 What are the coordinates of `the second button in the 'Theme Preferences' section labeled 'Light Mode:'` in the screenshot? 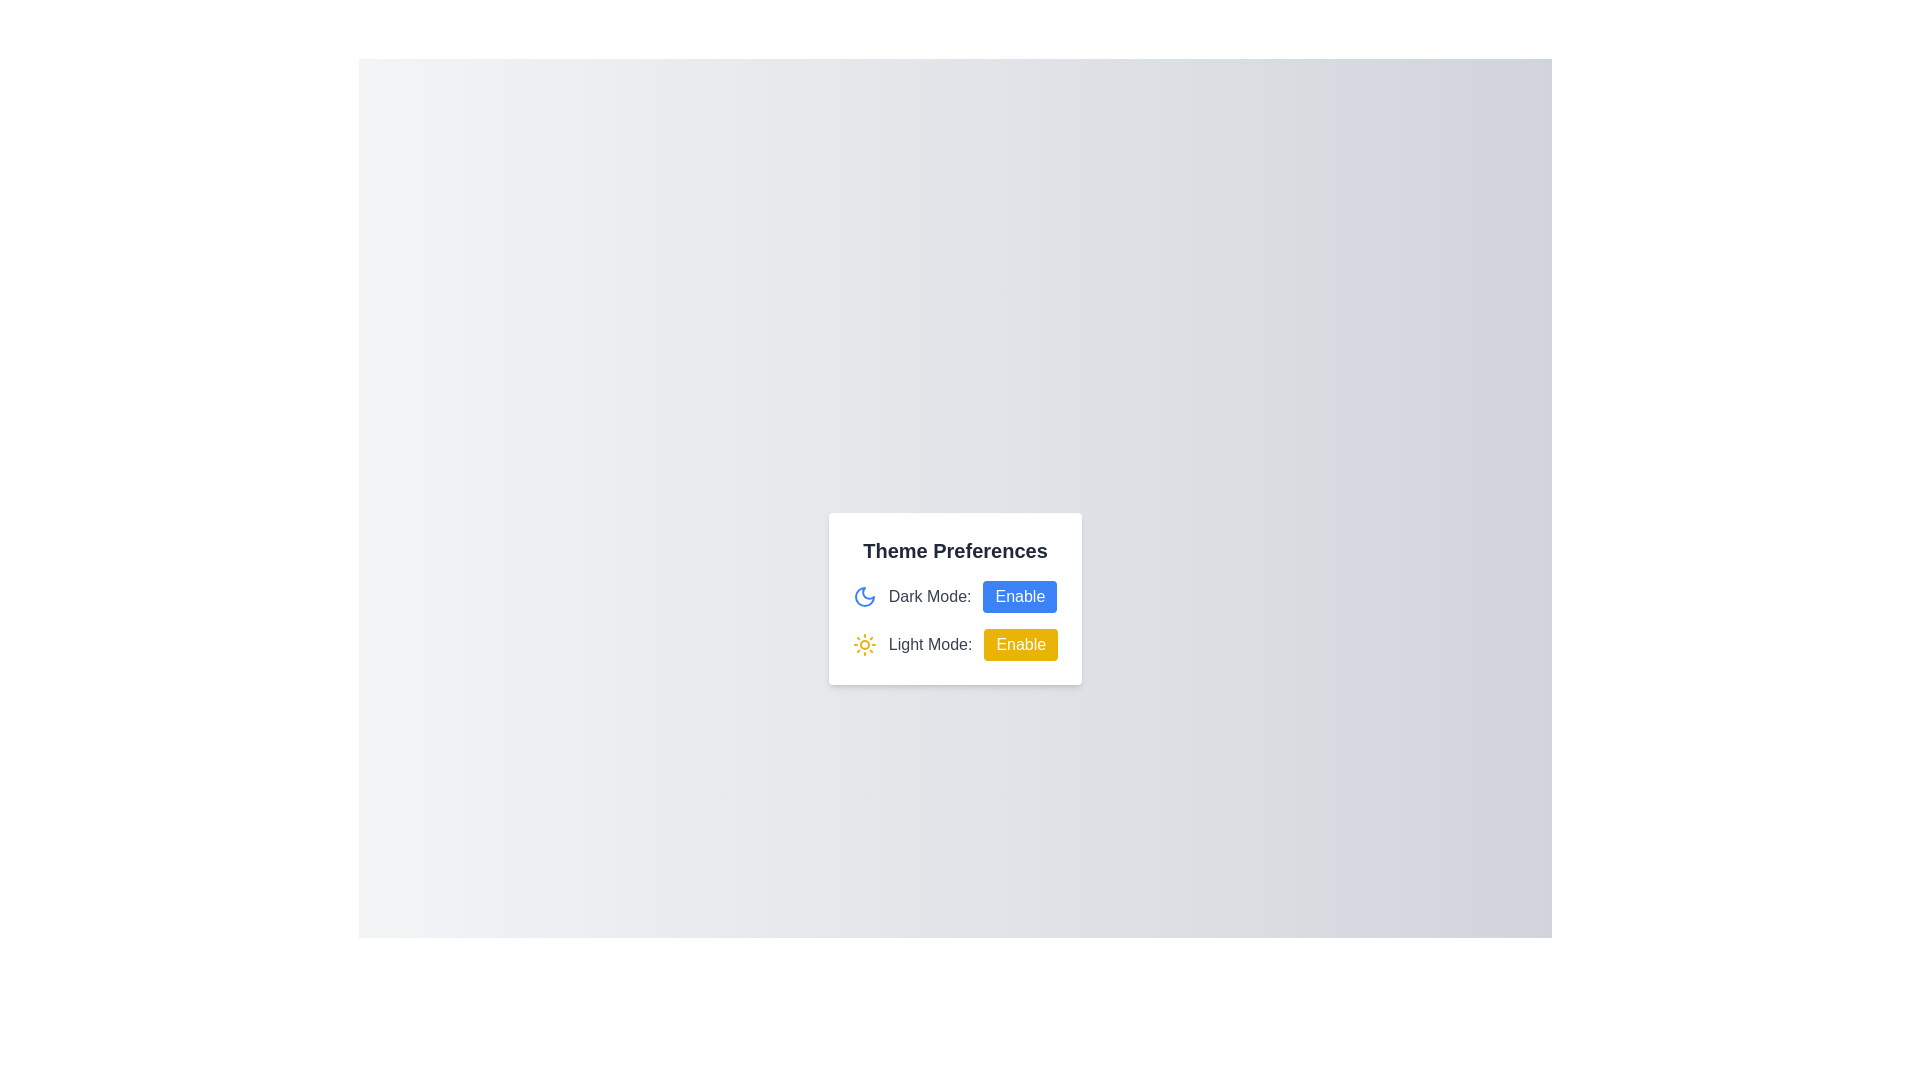 It's located at (1021, 644).